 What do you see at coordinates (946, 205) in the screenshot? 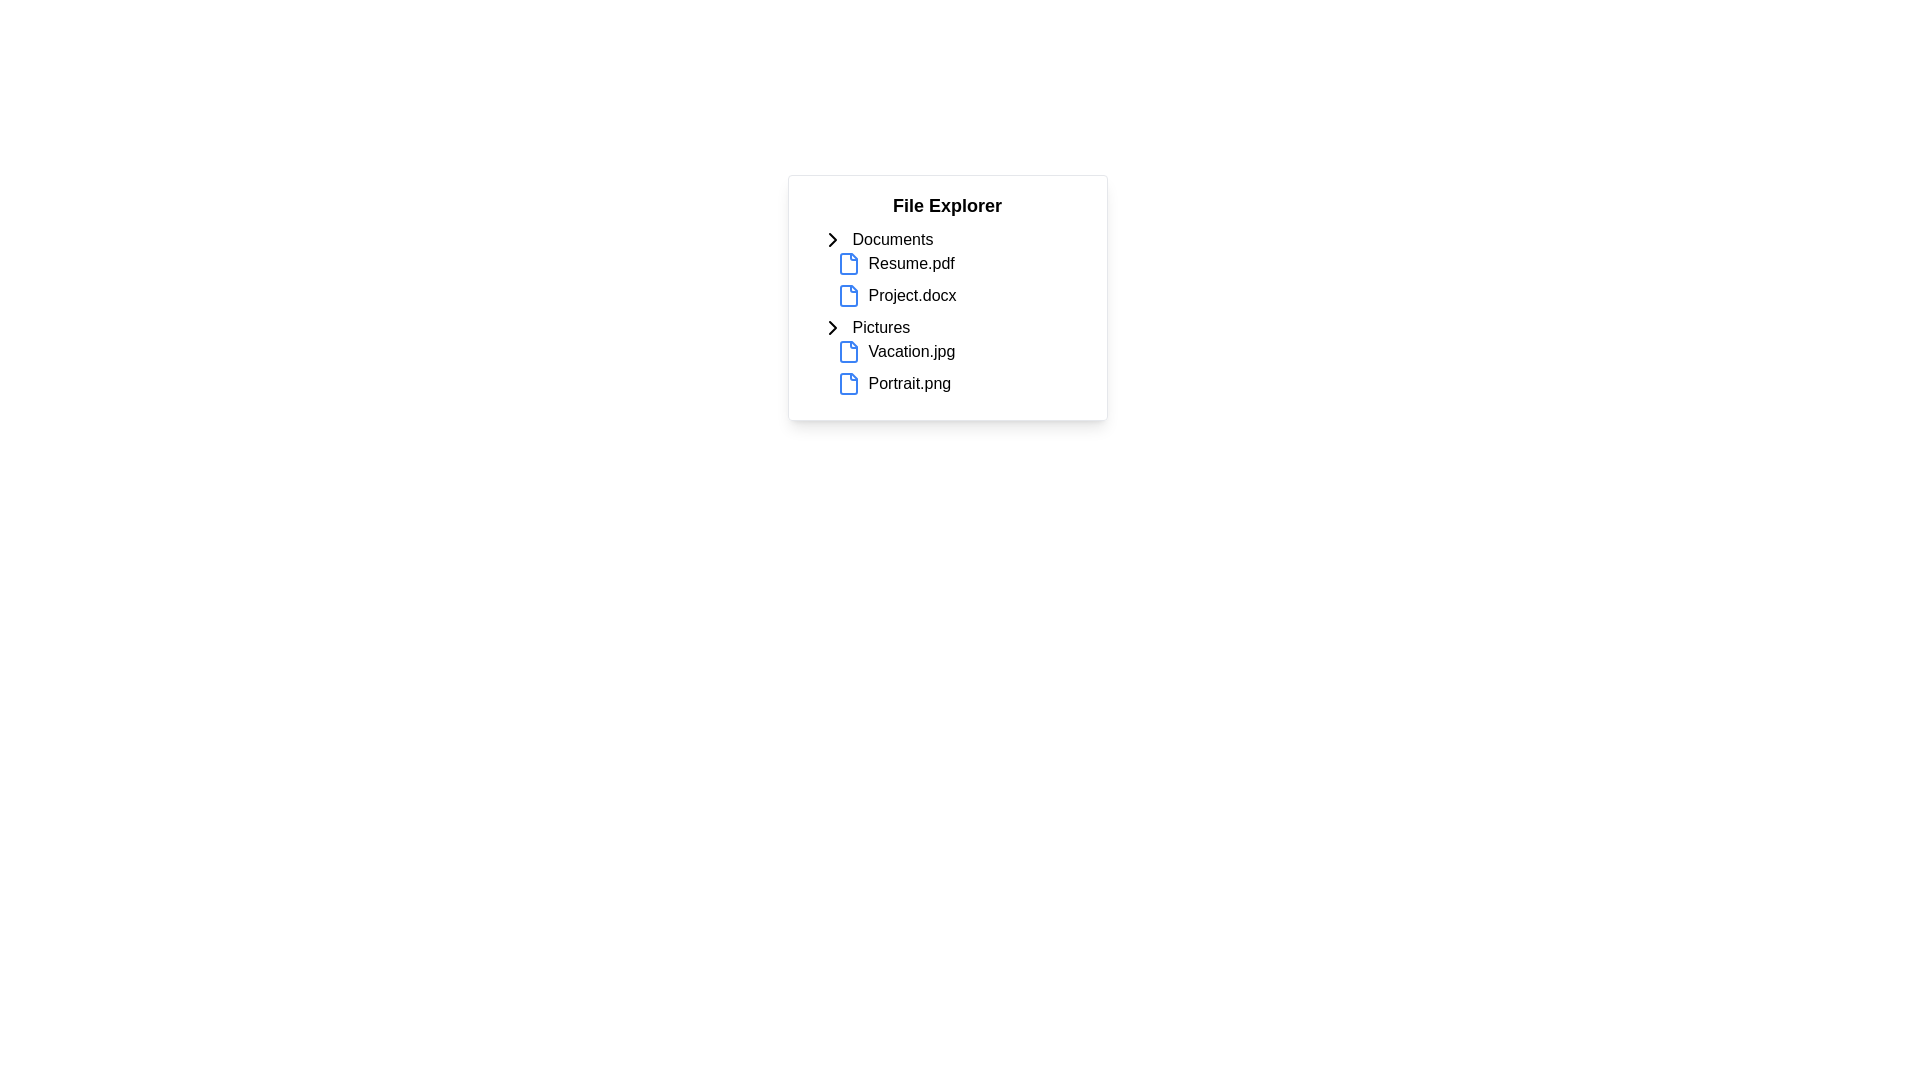
I see `the label that serves as the title for the file browsing interface, located at the top of the visible panel, above the list of folders and files` at bounding box center [946, 205].